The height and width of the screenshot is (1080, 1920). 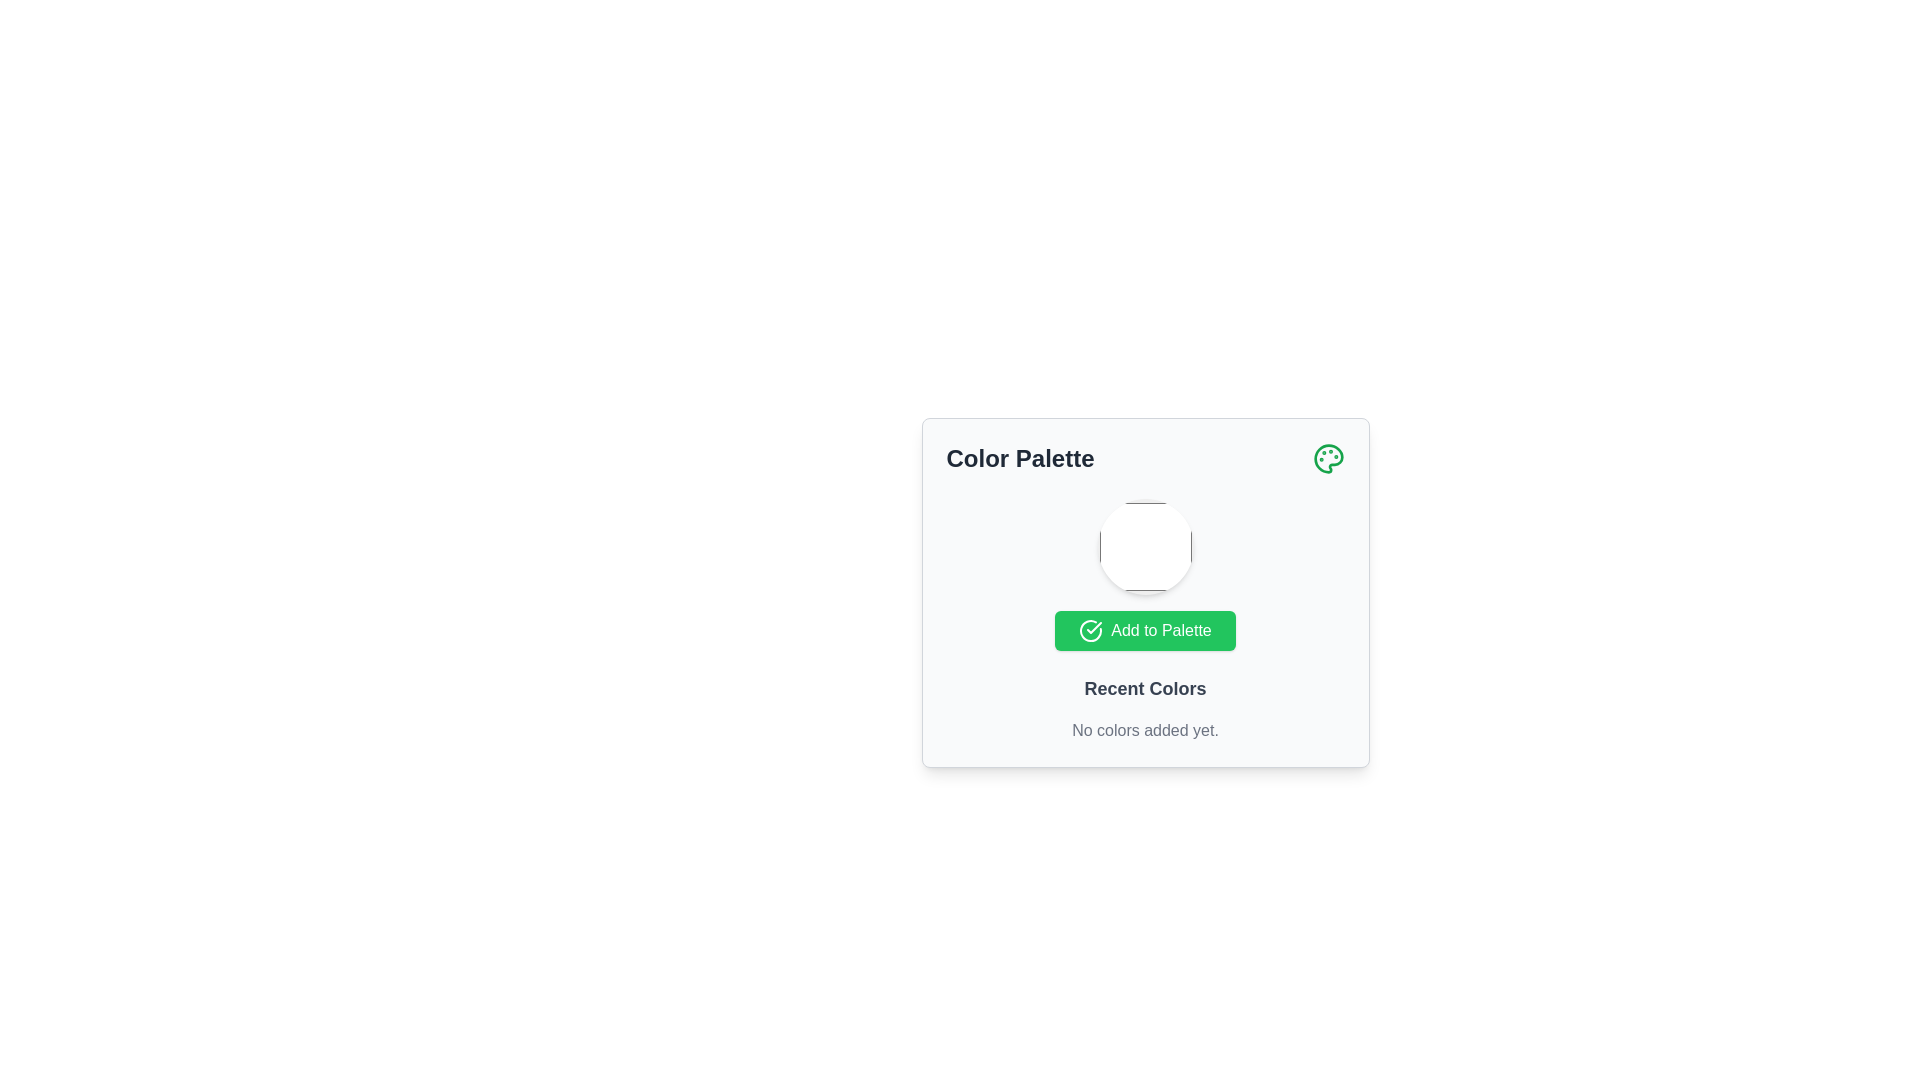 I want to click on the green rectangular button labeled 'Add to Palette' which has a checkmark icon, so click(x=1145, y=631).